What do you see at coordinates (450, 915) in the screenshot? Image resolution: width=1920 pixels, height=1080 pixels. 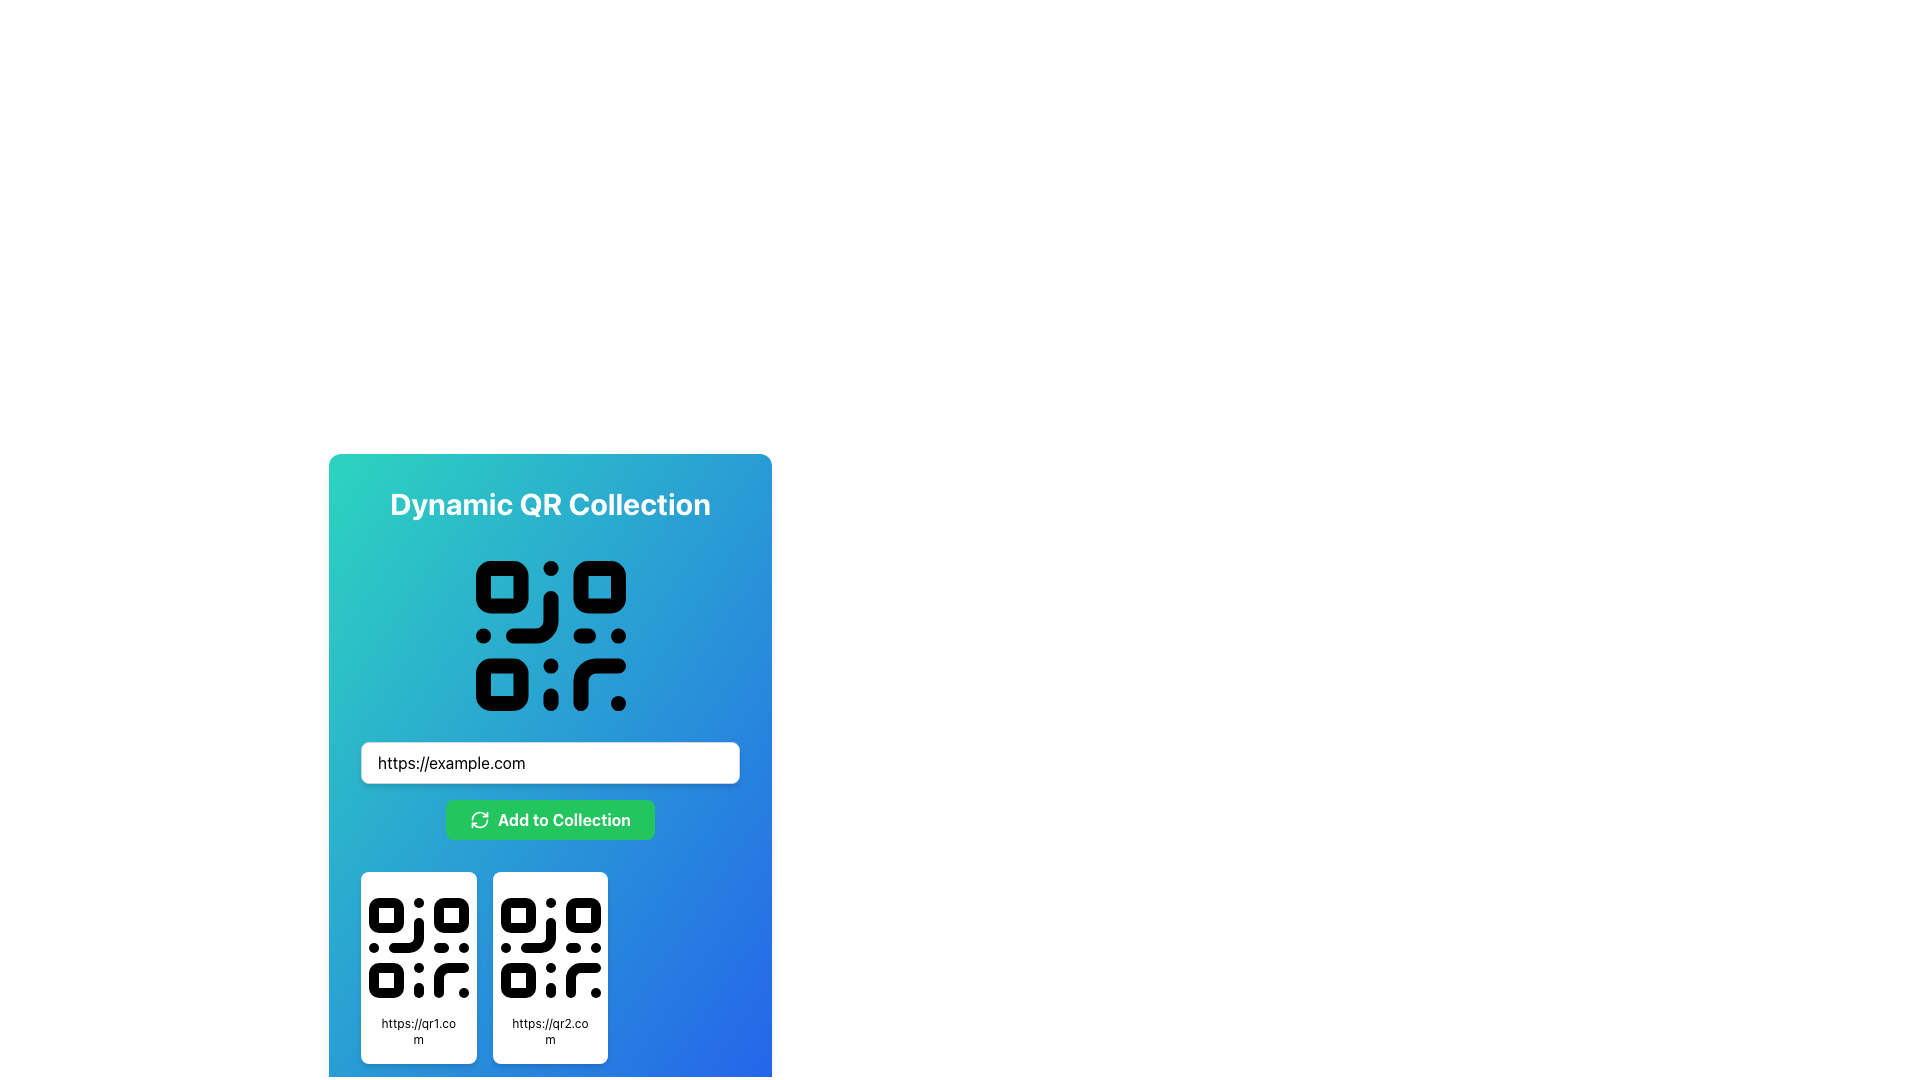 I see `the small rectangular shape located at the top right corner of the QR code structure on the left card, which is one of the three main dark blocks forming part of the QR code design` at bounding box center [450, 915].